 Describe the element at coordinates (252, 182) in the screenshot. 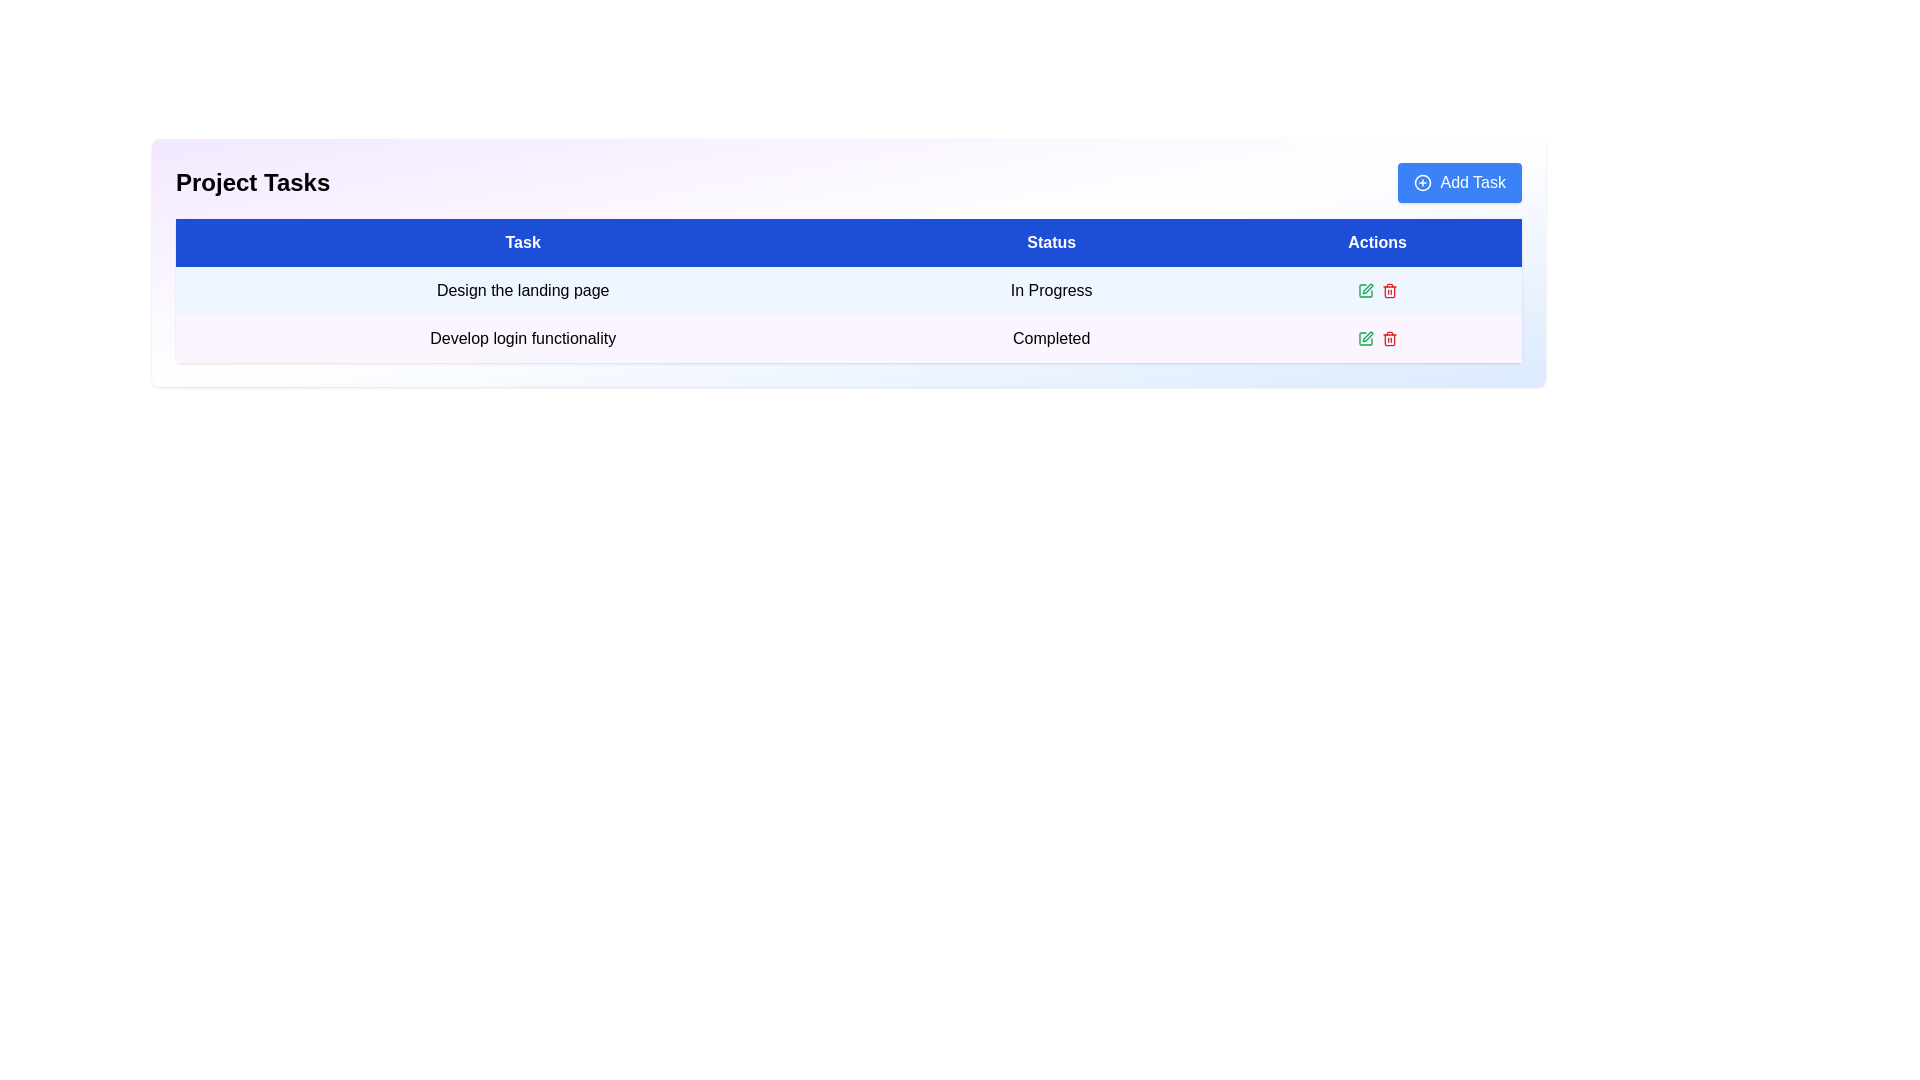

I see `header text label located at the top-left corner of the task management interface to understand the context of the section below` at that location.